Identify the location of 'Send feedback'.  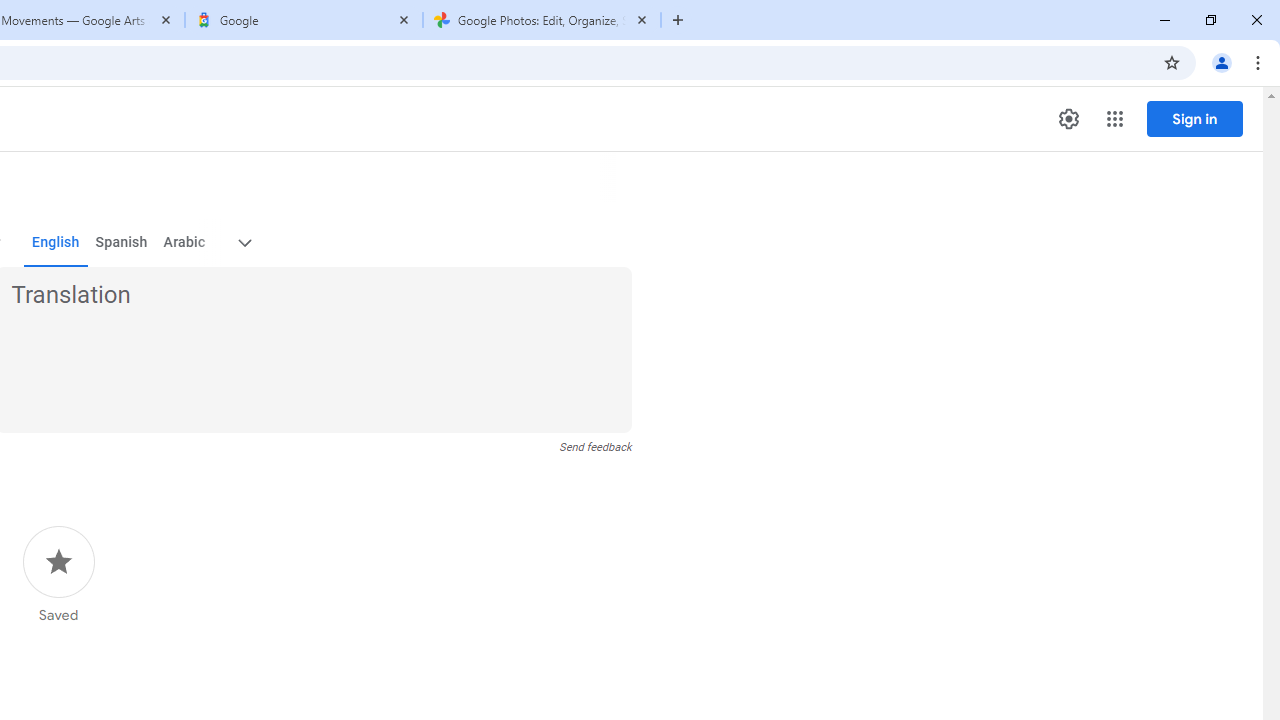
(594, 446).